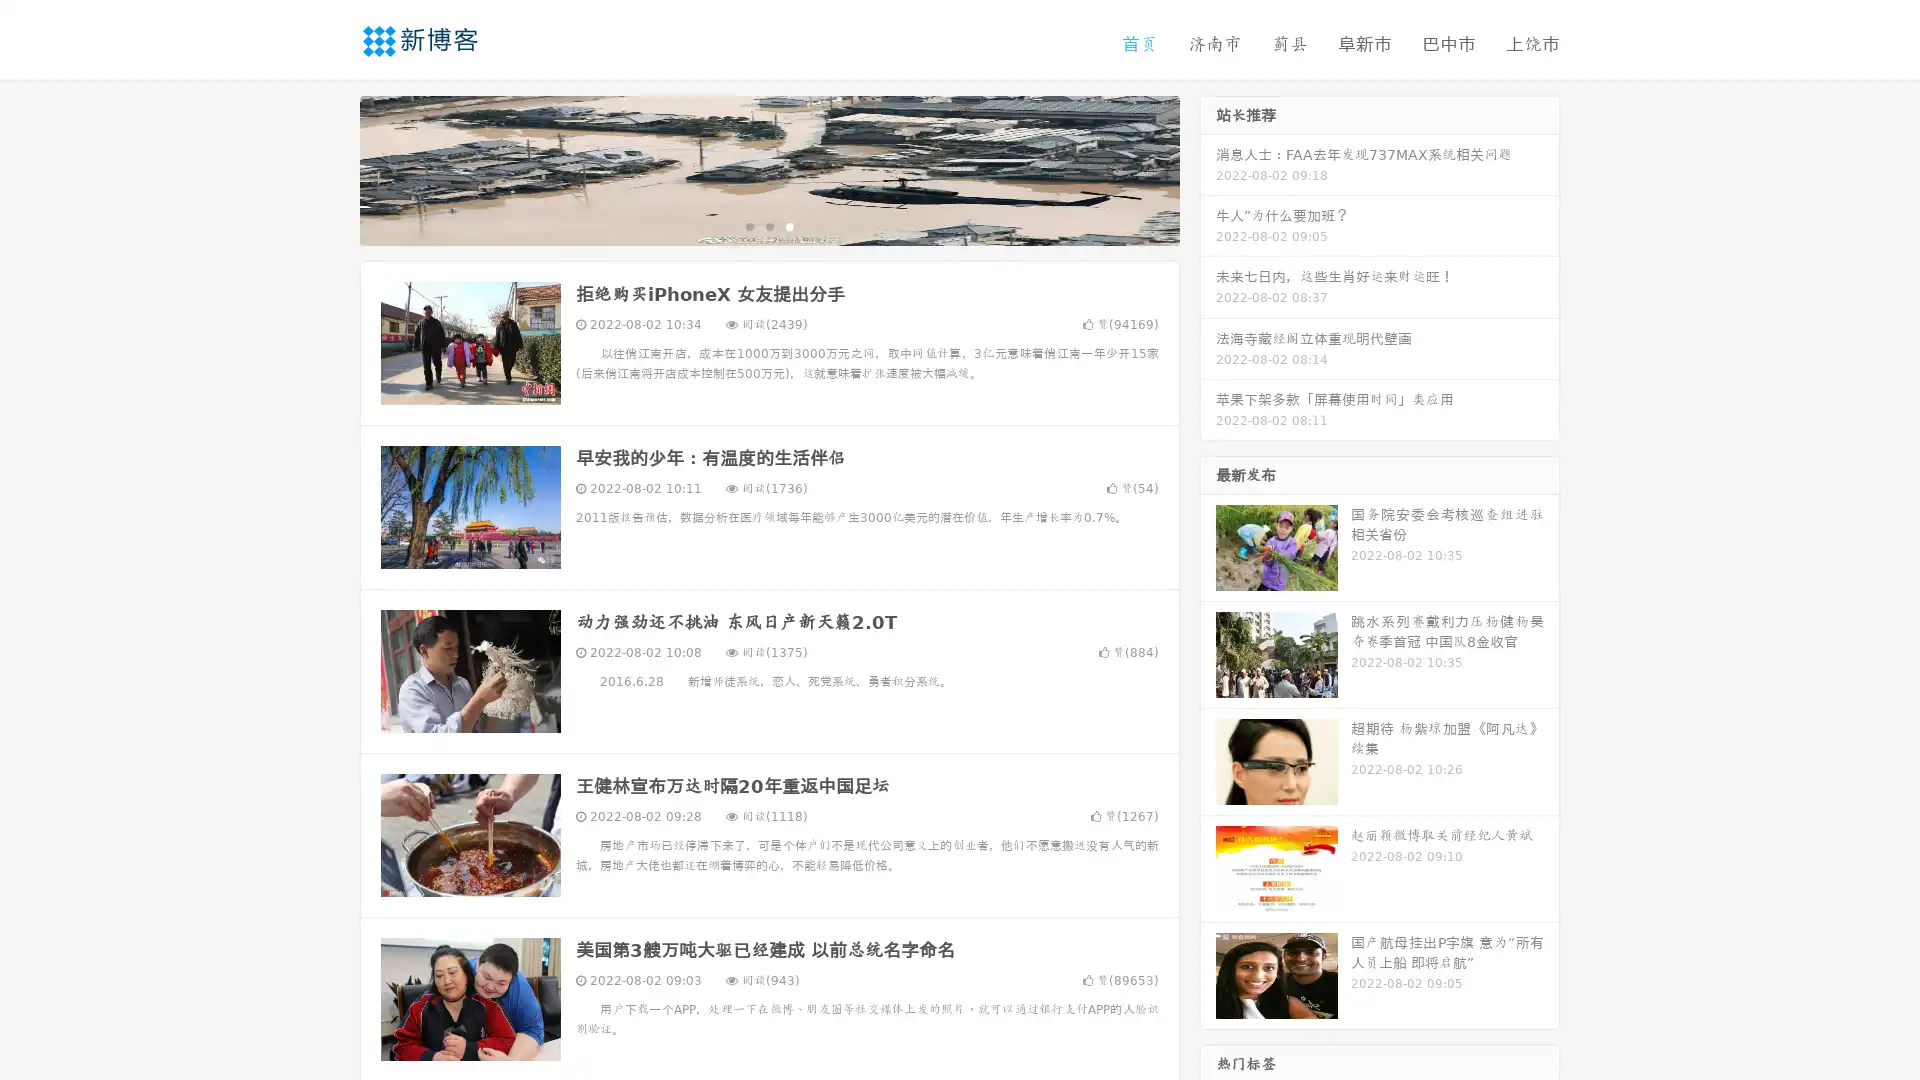 The width and height of the screenshot is (1920, 1080). What do you see at coordinates (789, 225) in the screenshot?
I see `Go to slide 3` at bounding box center [789, 225].